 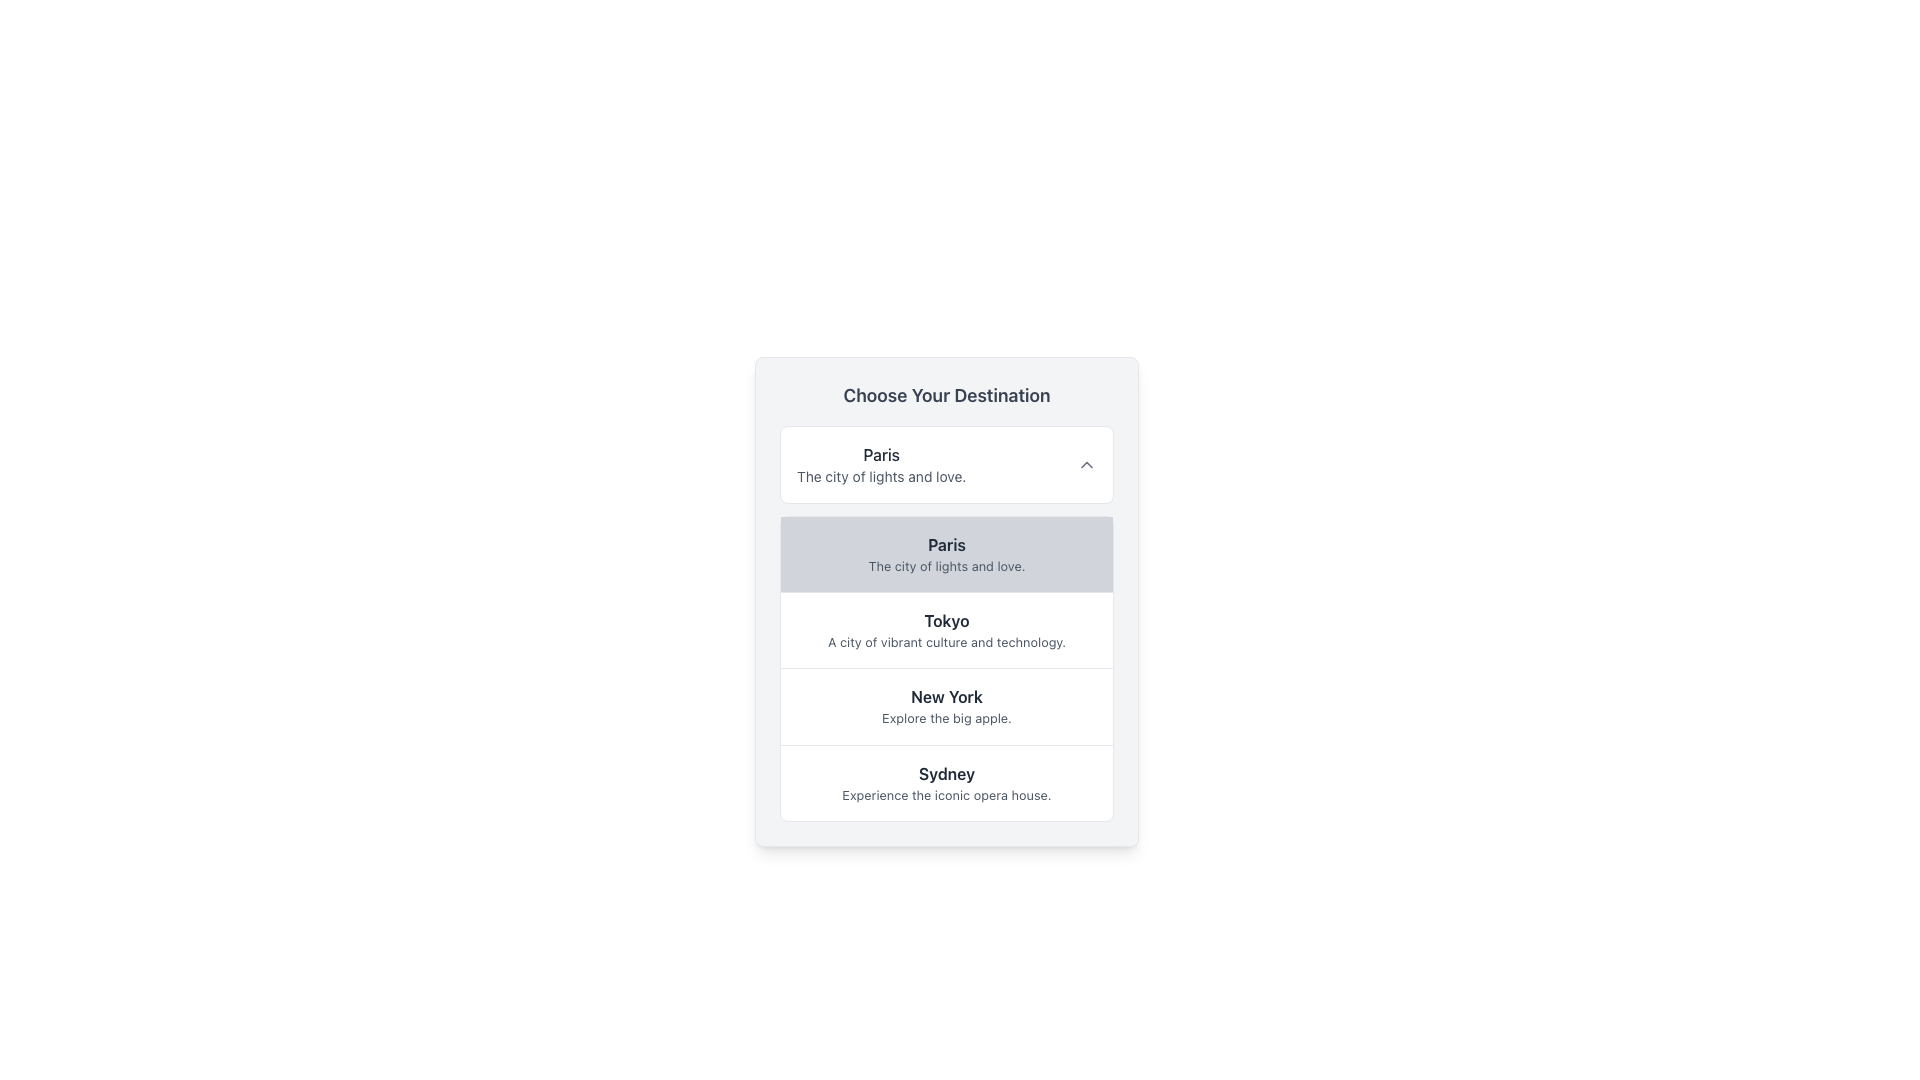 I want to click on the descriptive text element providing additional context about the 'New York' destination, located below the main title text 'New York' in the fourth item of the destination list, so click(x=945, y=716).